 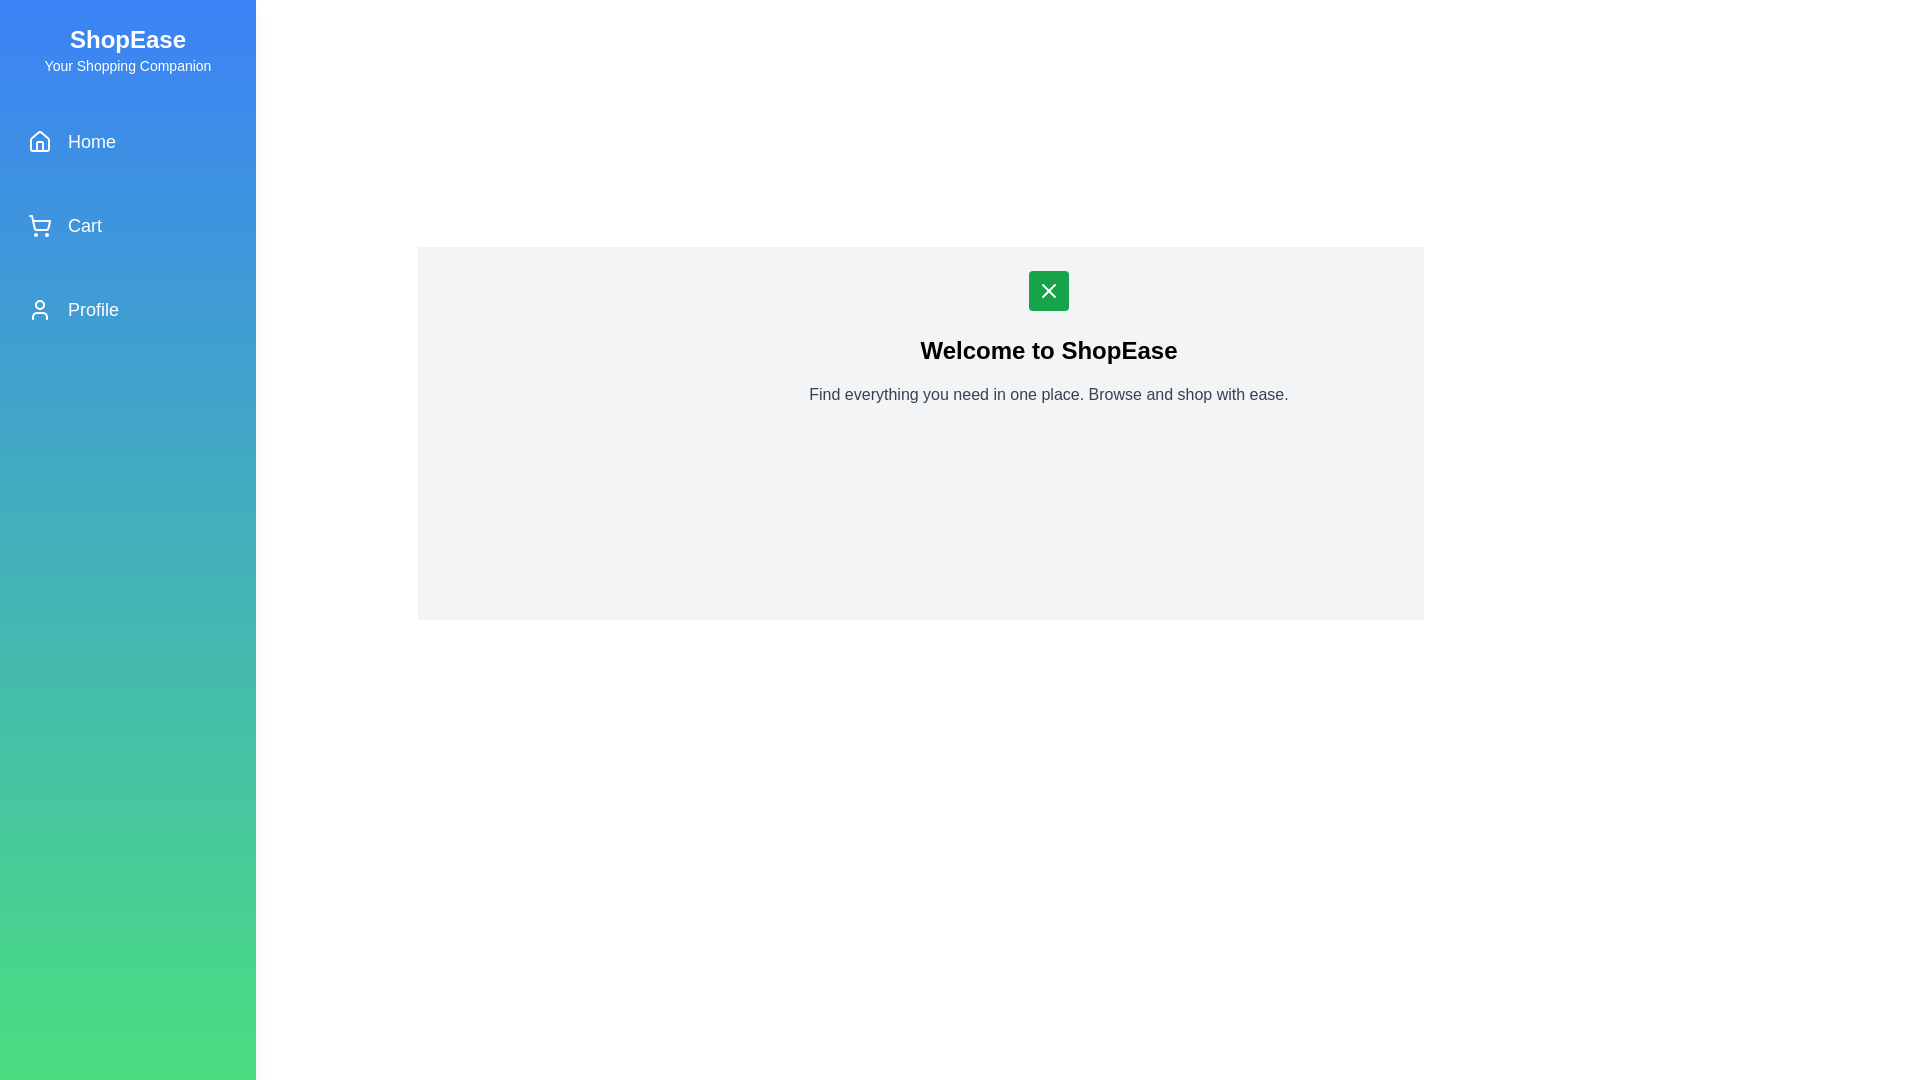 I want to click on prominent text block displaying 'Welcome to ShopEase', which is centrally positioned on the page and styled in bold with a larger text size for context understanding, so click(x=1048, y=350).